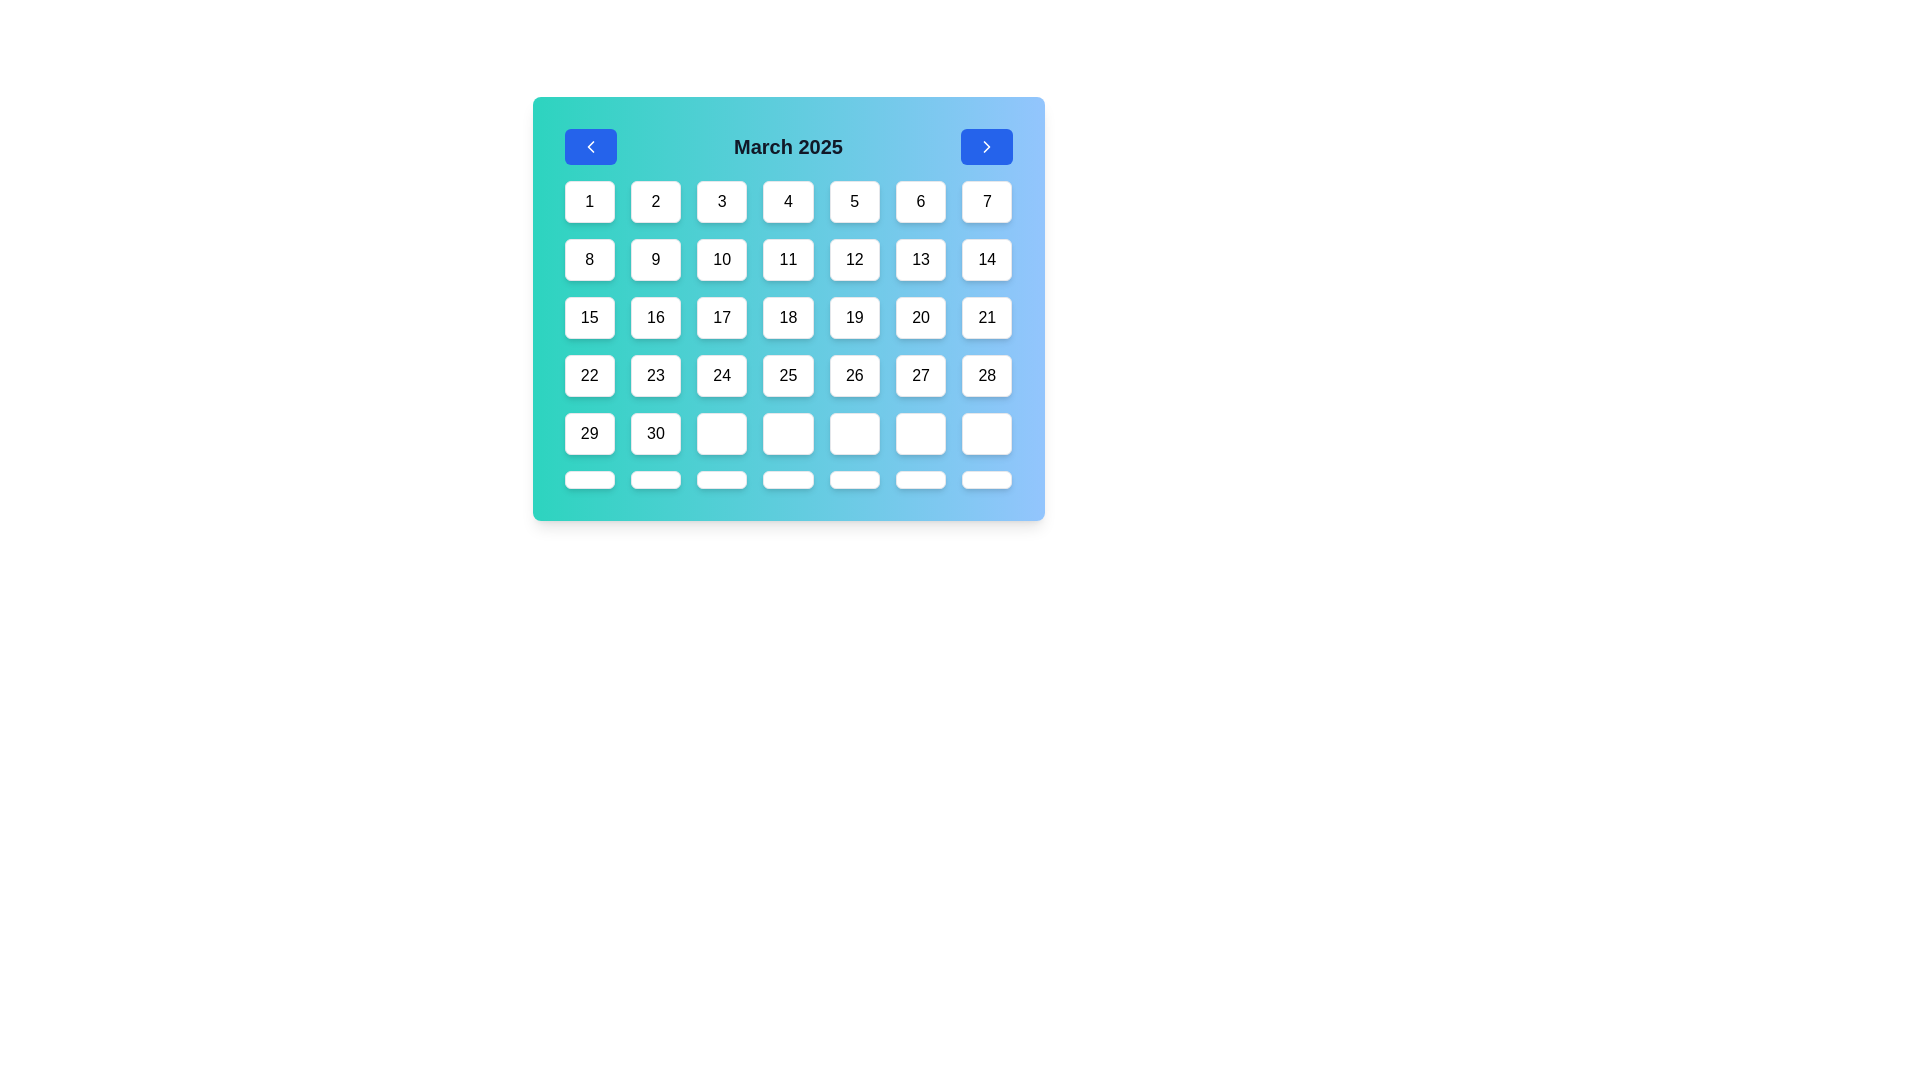 This screenshot has height=1080, width=1920. What do you see at coordinates (588, 258) in the screenshot?
I see `the button representing the 8th day of the month in the second row, first column of the calendar view` at bounding box center [588, 258].